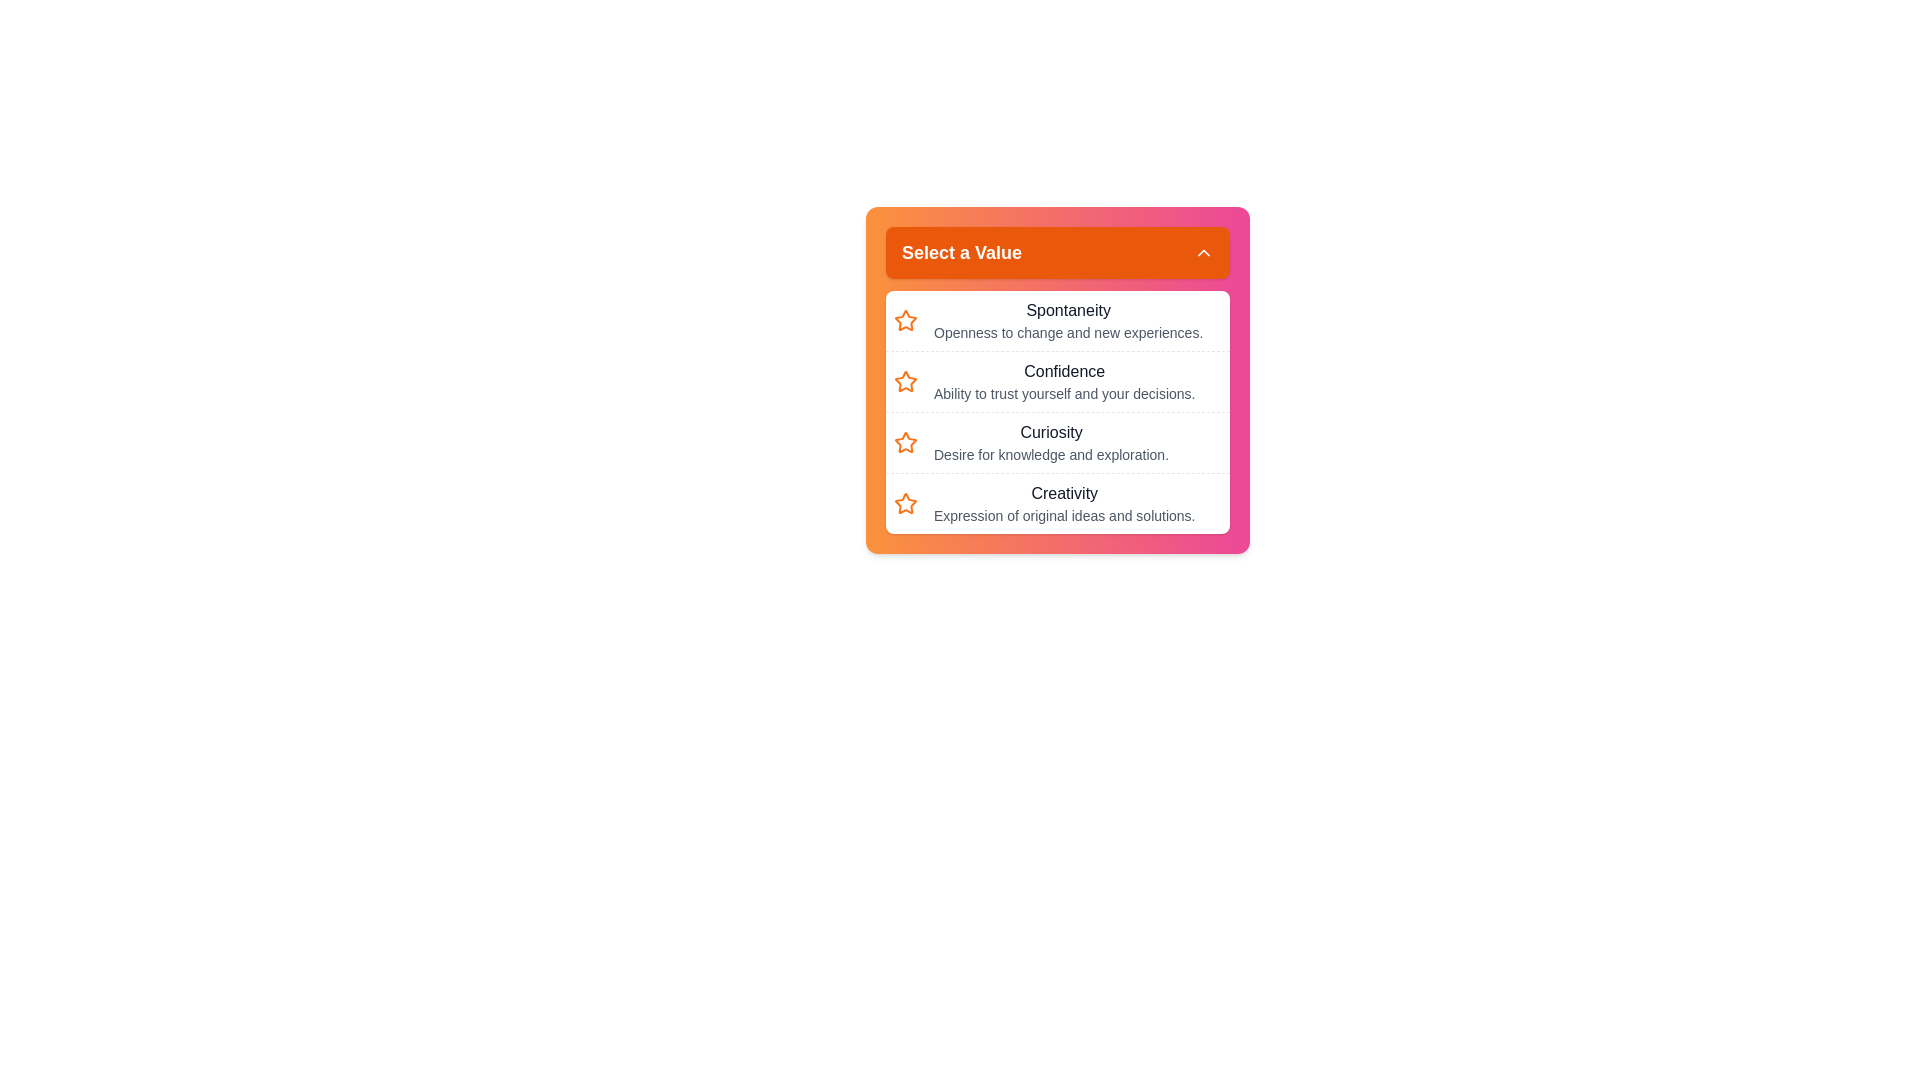 The image size is (1920, 1080). I want to click on the static text label located below the bold text 'Curiosity' in the third list item of the dropdown menu titled 'Select a Value', so click(1050, 455).